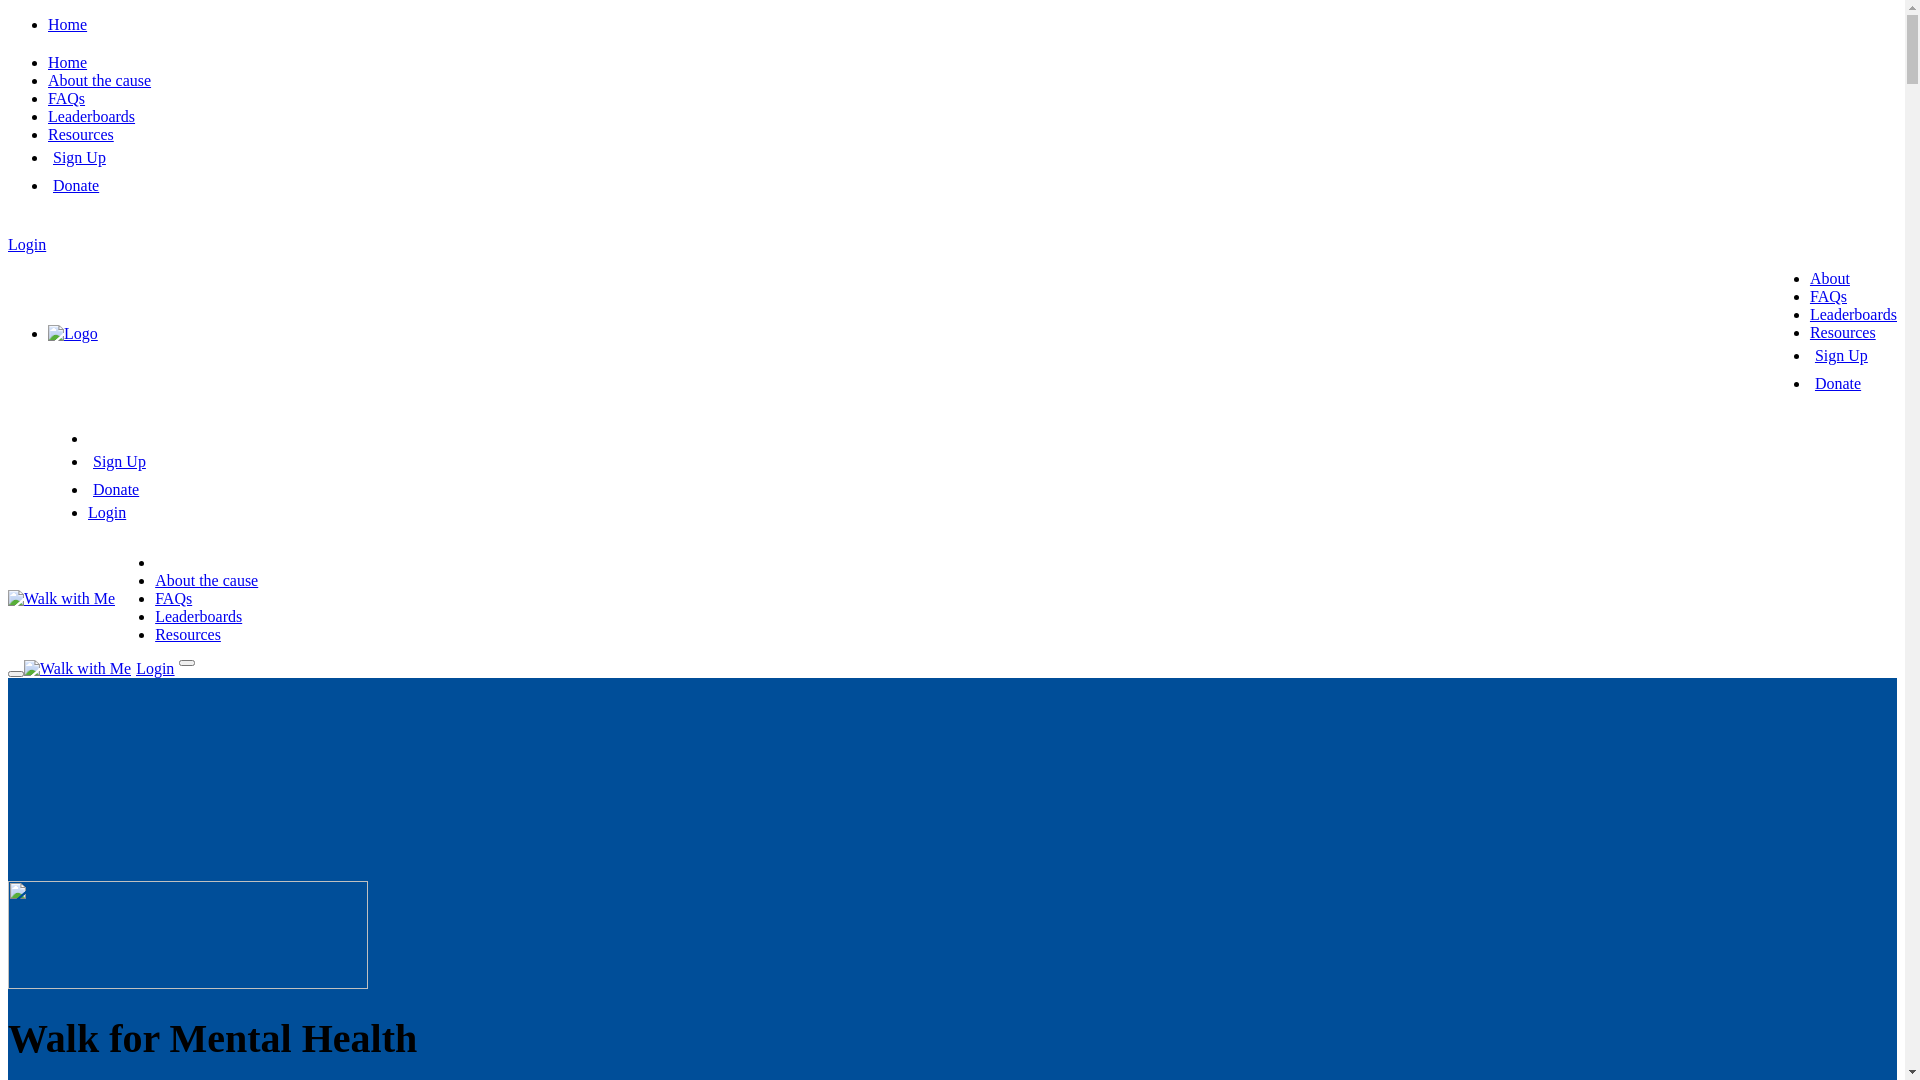  What do you see at coordinates (118, 461) in the screenshot?
I see `'Sign Up'` at bounding box center [118, 461].